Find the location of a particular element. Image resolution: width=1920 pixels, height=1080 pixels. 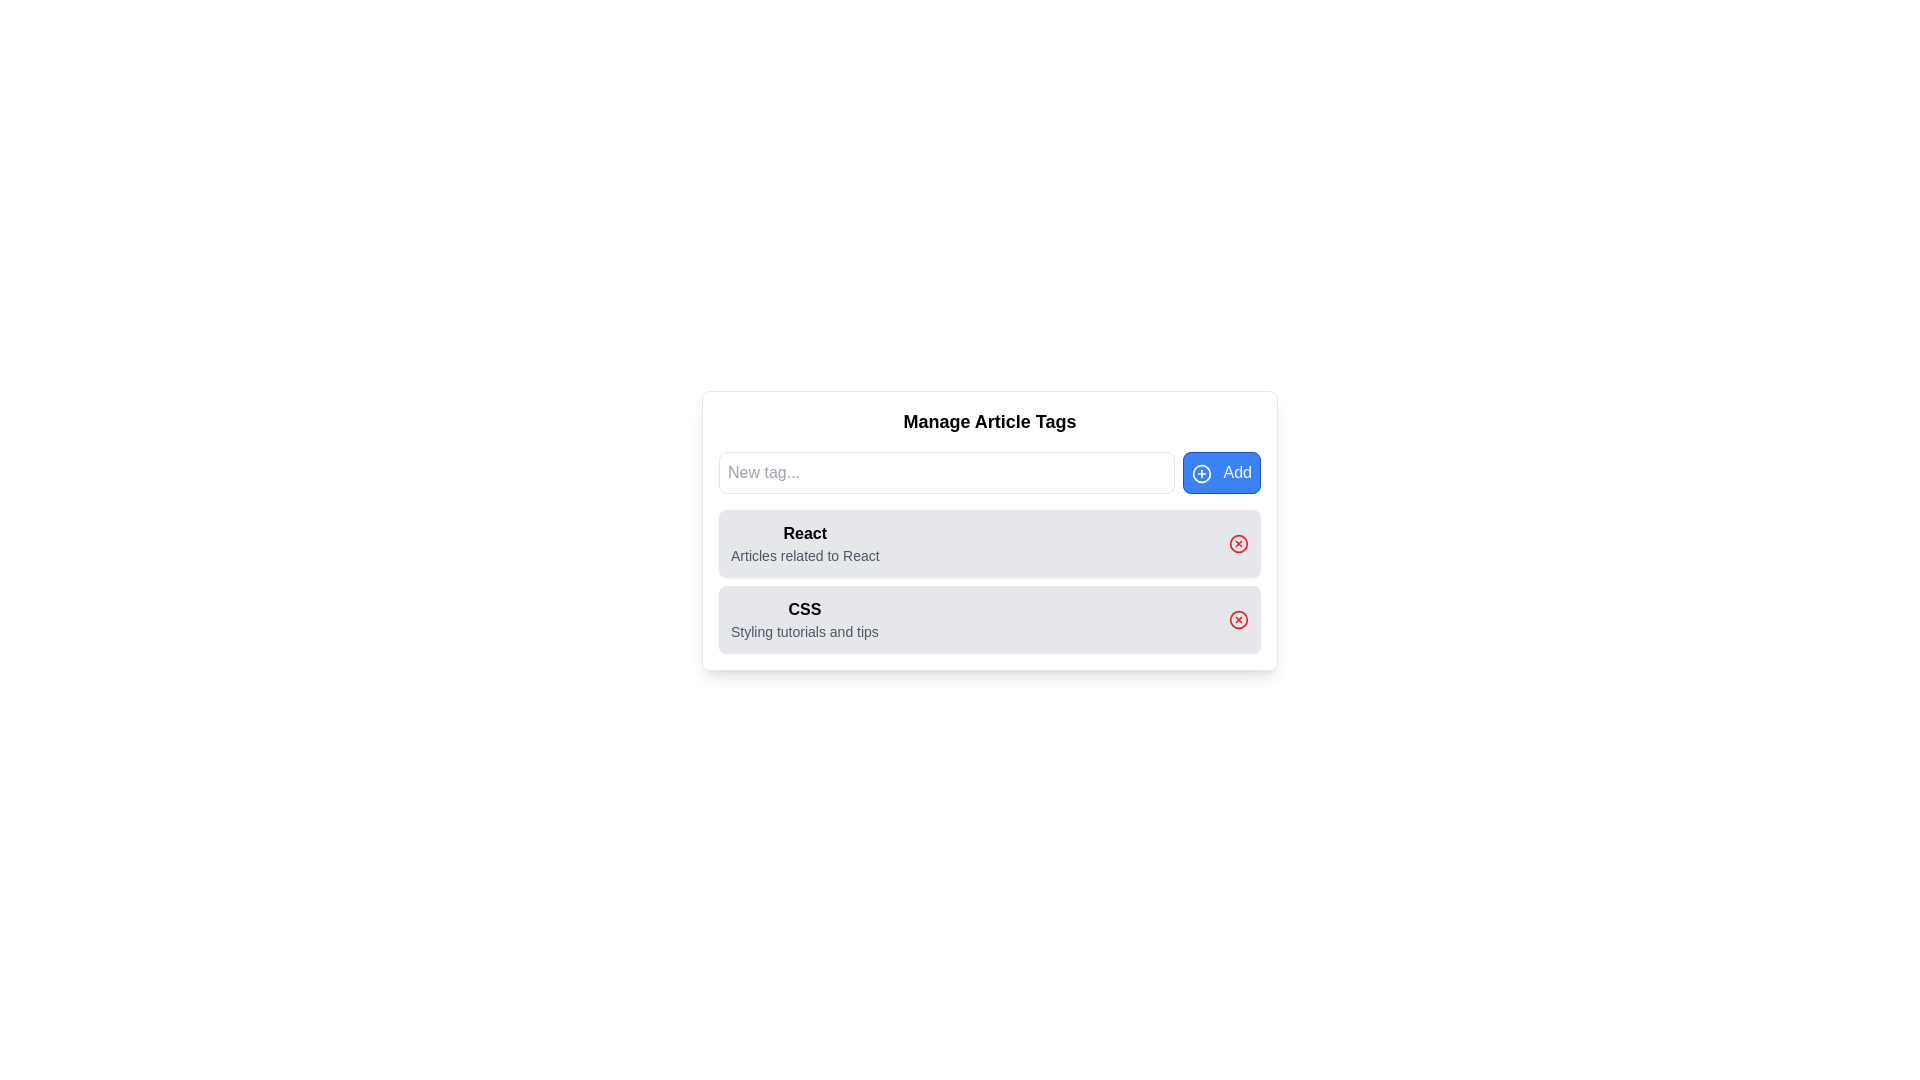

the 'Add' button located within the 'Manage Article Tags' interface to invoke the 'Add' action is located at coordinates (1200, 473).